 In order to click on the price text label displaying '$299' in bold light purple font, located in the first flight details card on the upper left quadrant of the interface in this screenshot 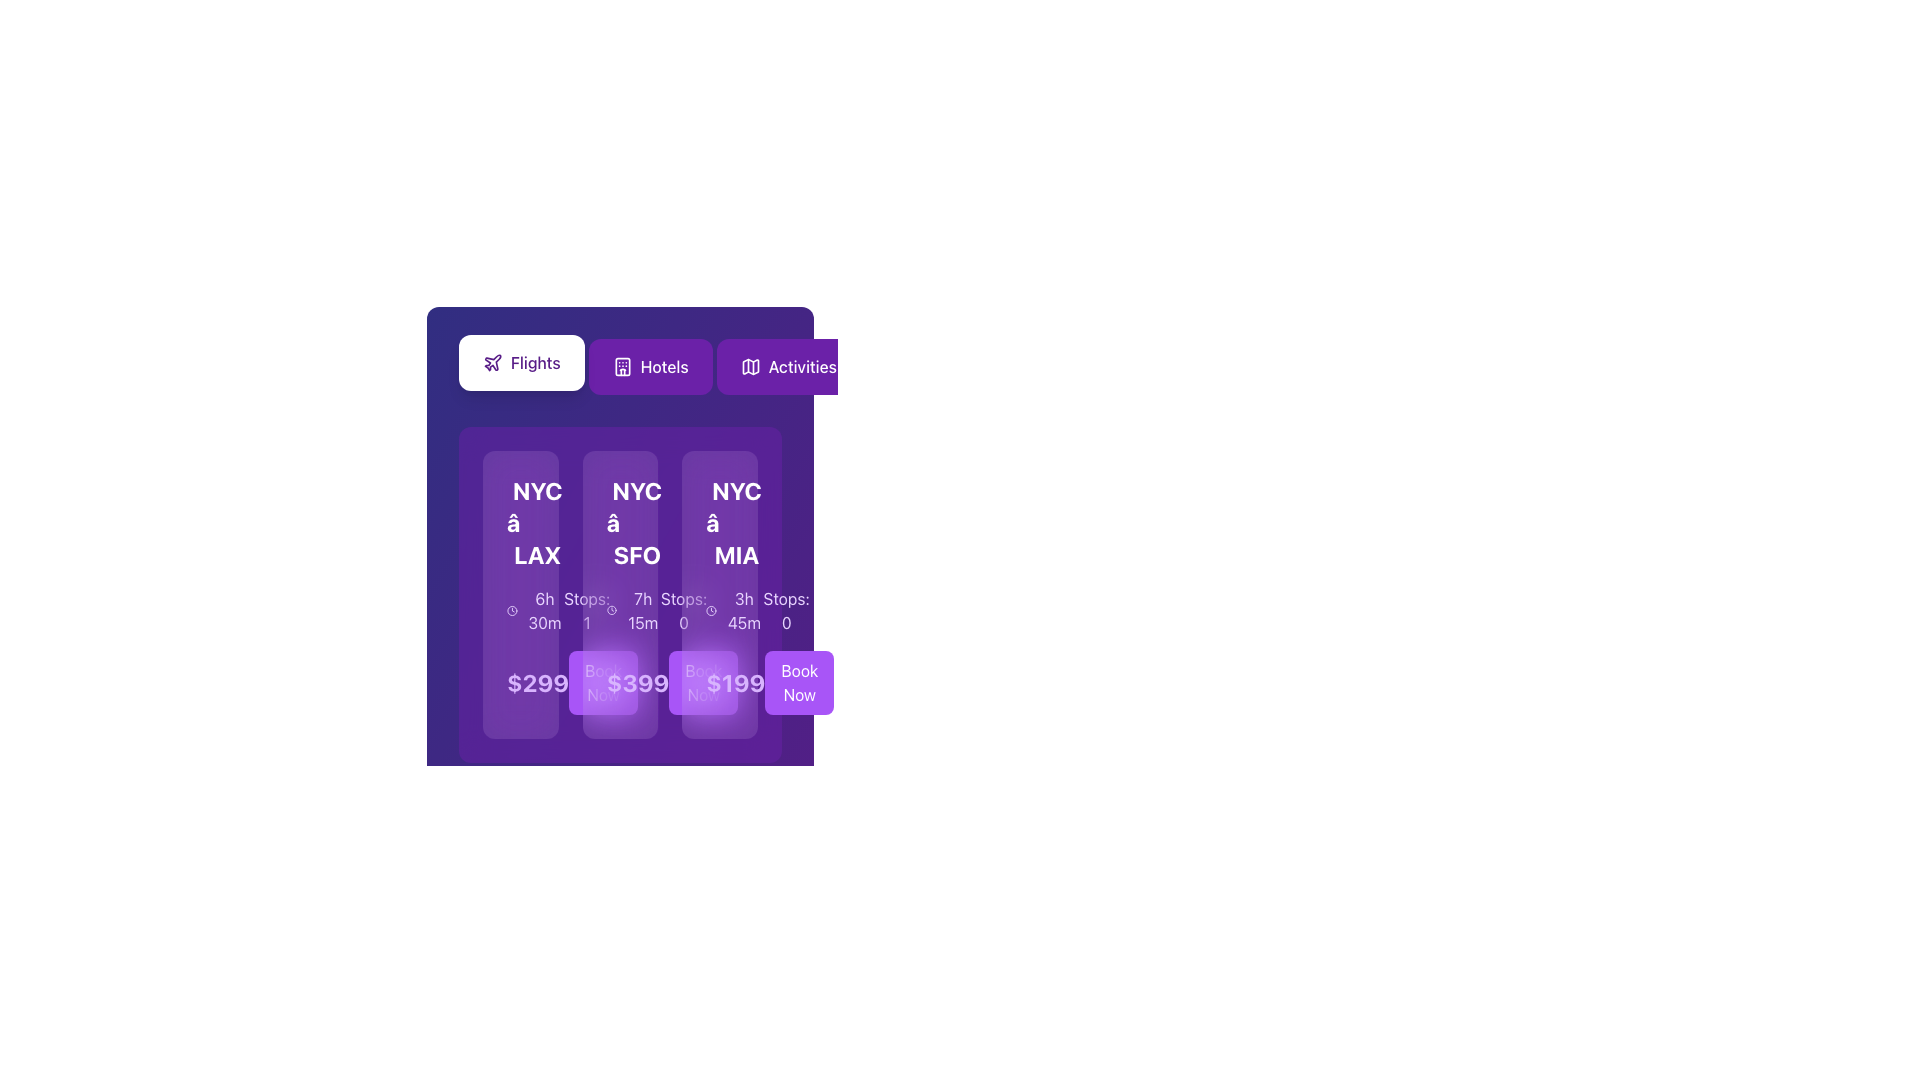, I will do `click(520, 681)`.